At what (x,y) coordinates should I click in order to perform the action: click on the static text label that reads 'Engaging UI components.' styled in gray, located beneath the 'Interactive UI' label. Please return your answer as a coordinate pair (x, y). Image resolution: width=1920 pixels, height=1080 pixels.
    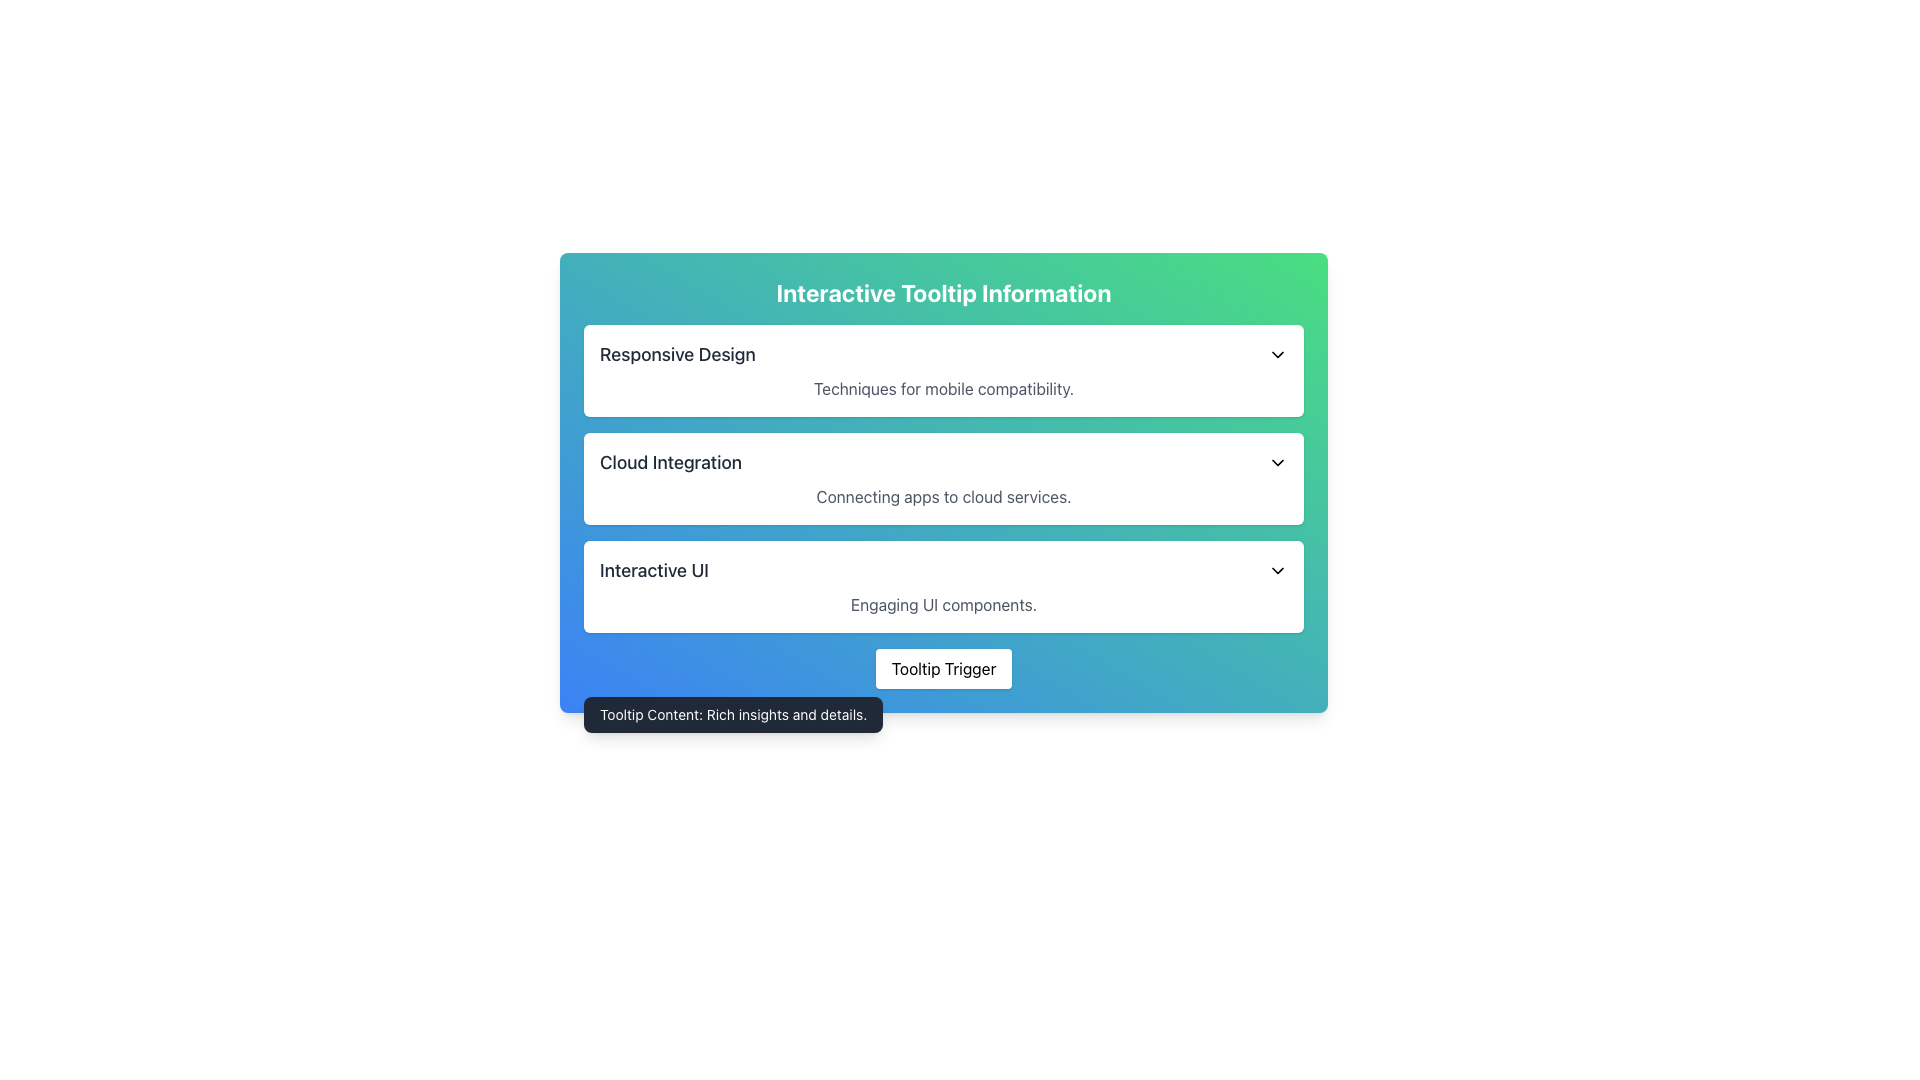
    Looking at the image, I should click on (943, 604).